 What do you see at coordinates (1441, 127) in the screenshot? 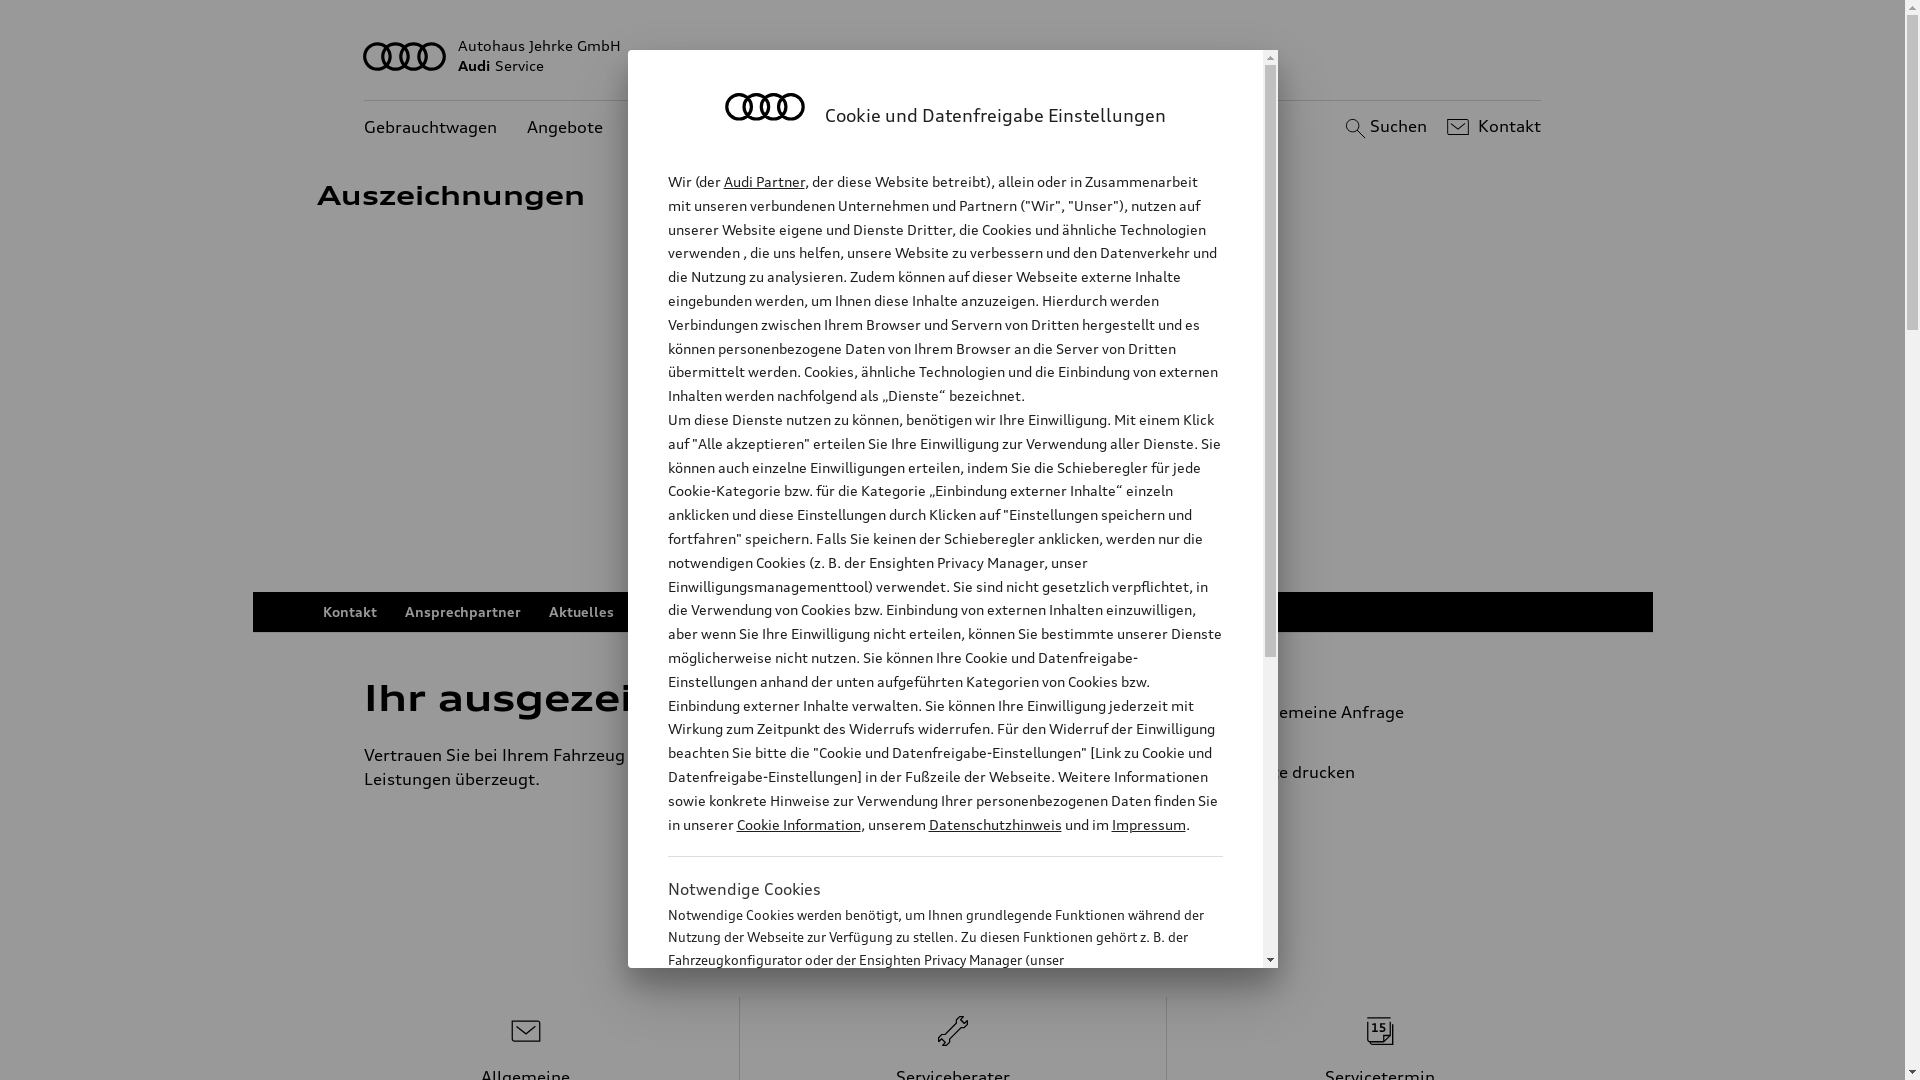
I see `'Kontakt'` at bounding box center [1441, 127].